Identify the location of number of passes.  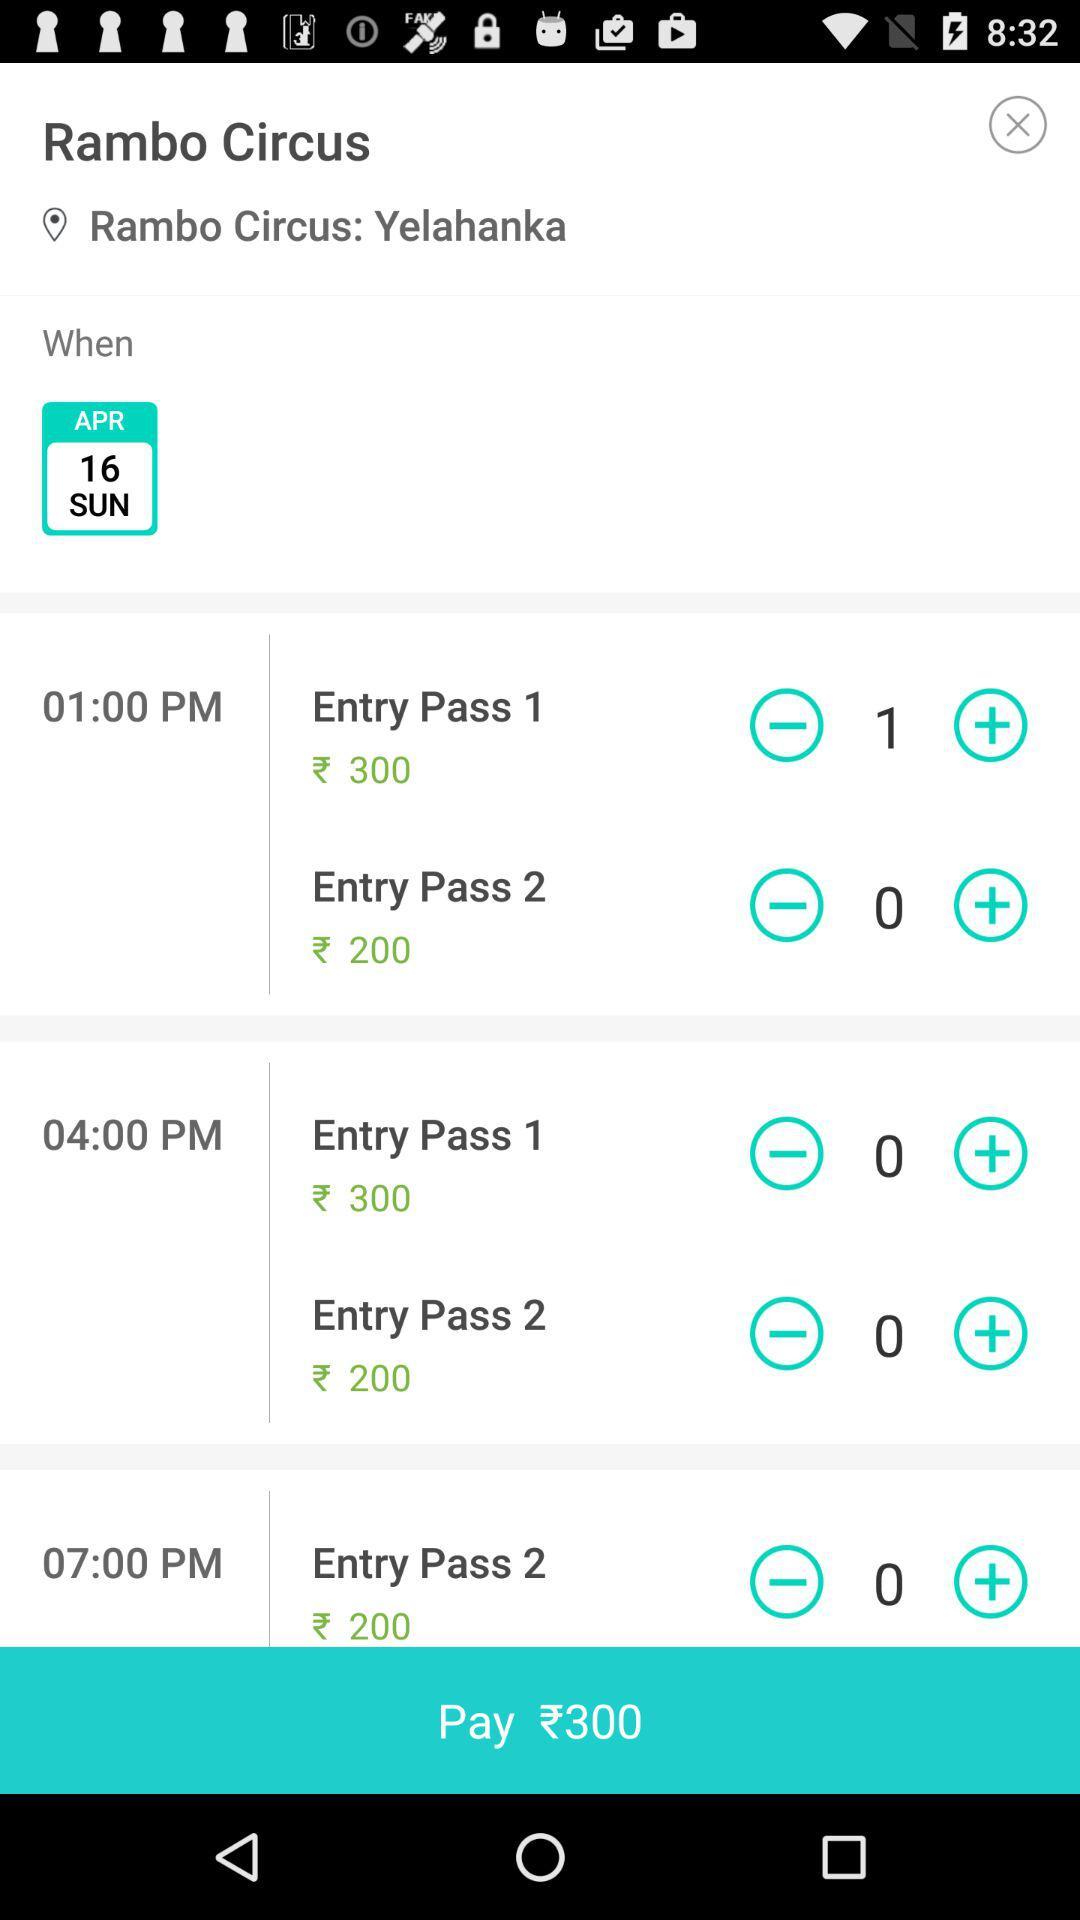
(785, 724).